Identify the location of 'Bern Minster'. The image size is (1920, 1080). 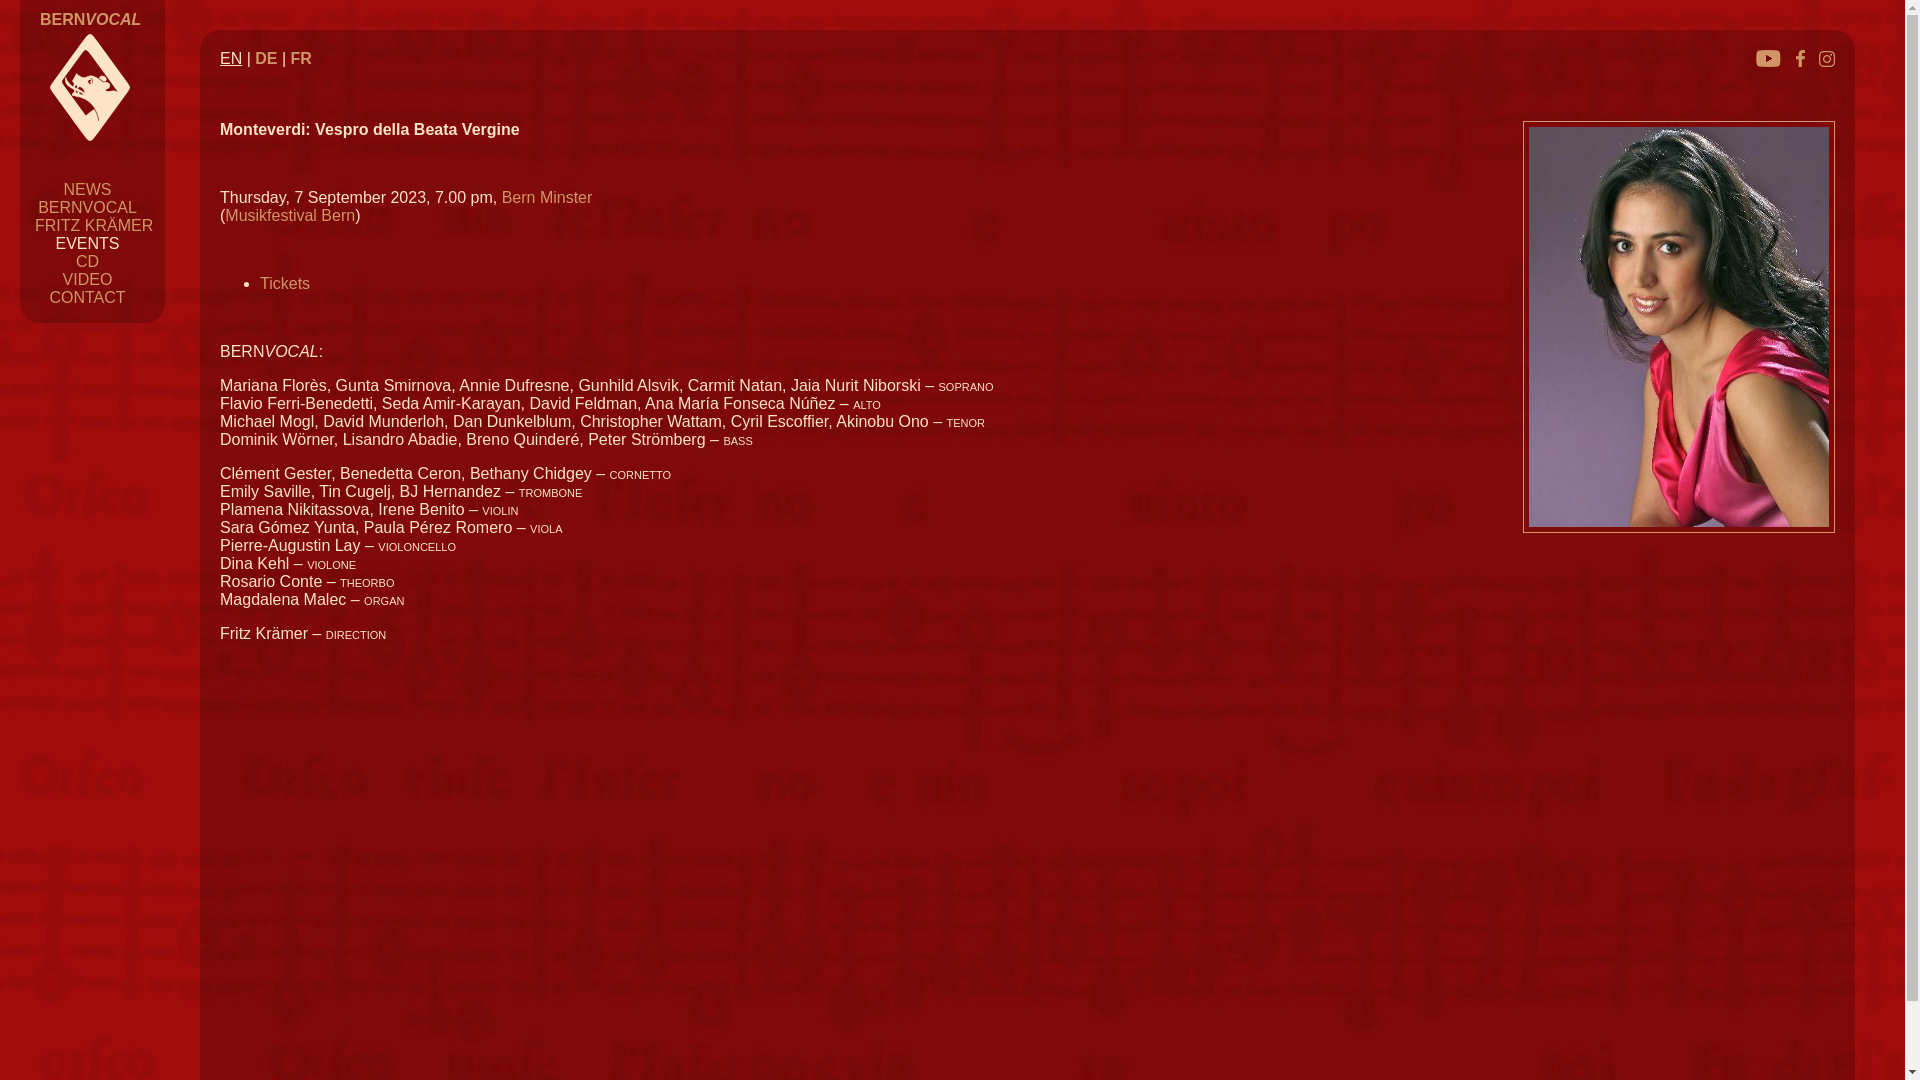
(502, 197).